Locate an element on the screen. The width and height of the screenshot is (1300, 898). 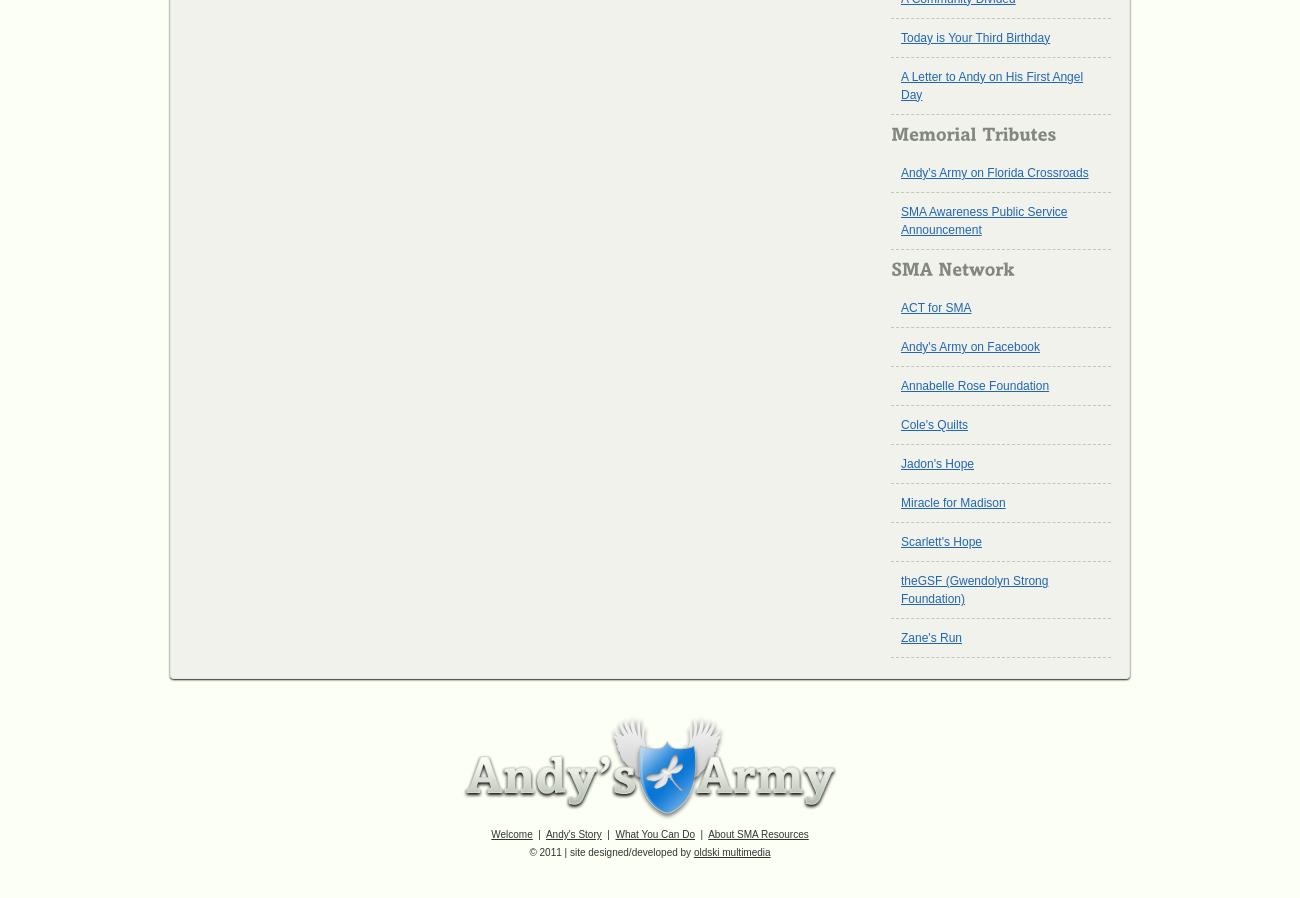
'What You Can Do' is located at coordinates (615, 834).